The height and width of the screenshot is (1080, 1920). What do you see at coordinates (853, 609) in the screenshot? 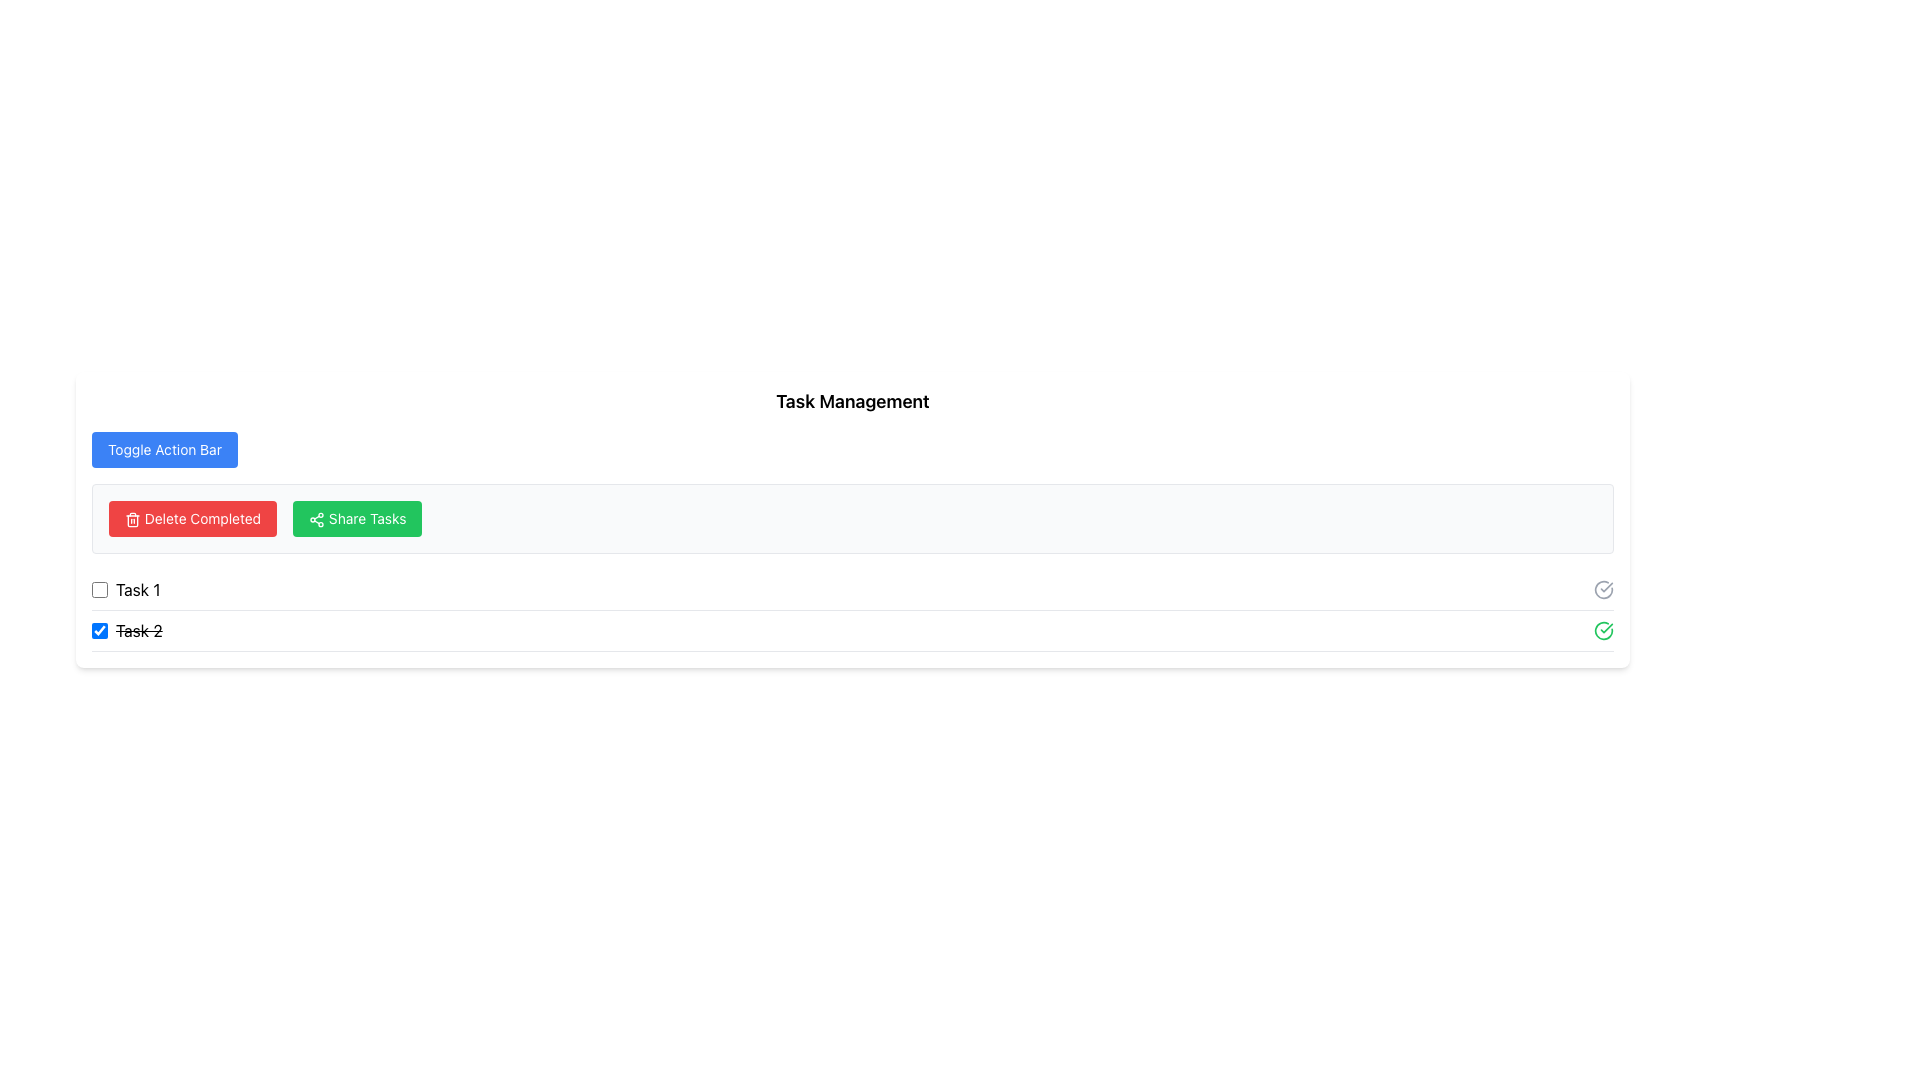
I see `and drop` at bounding box center [853, 609].